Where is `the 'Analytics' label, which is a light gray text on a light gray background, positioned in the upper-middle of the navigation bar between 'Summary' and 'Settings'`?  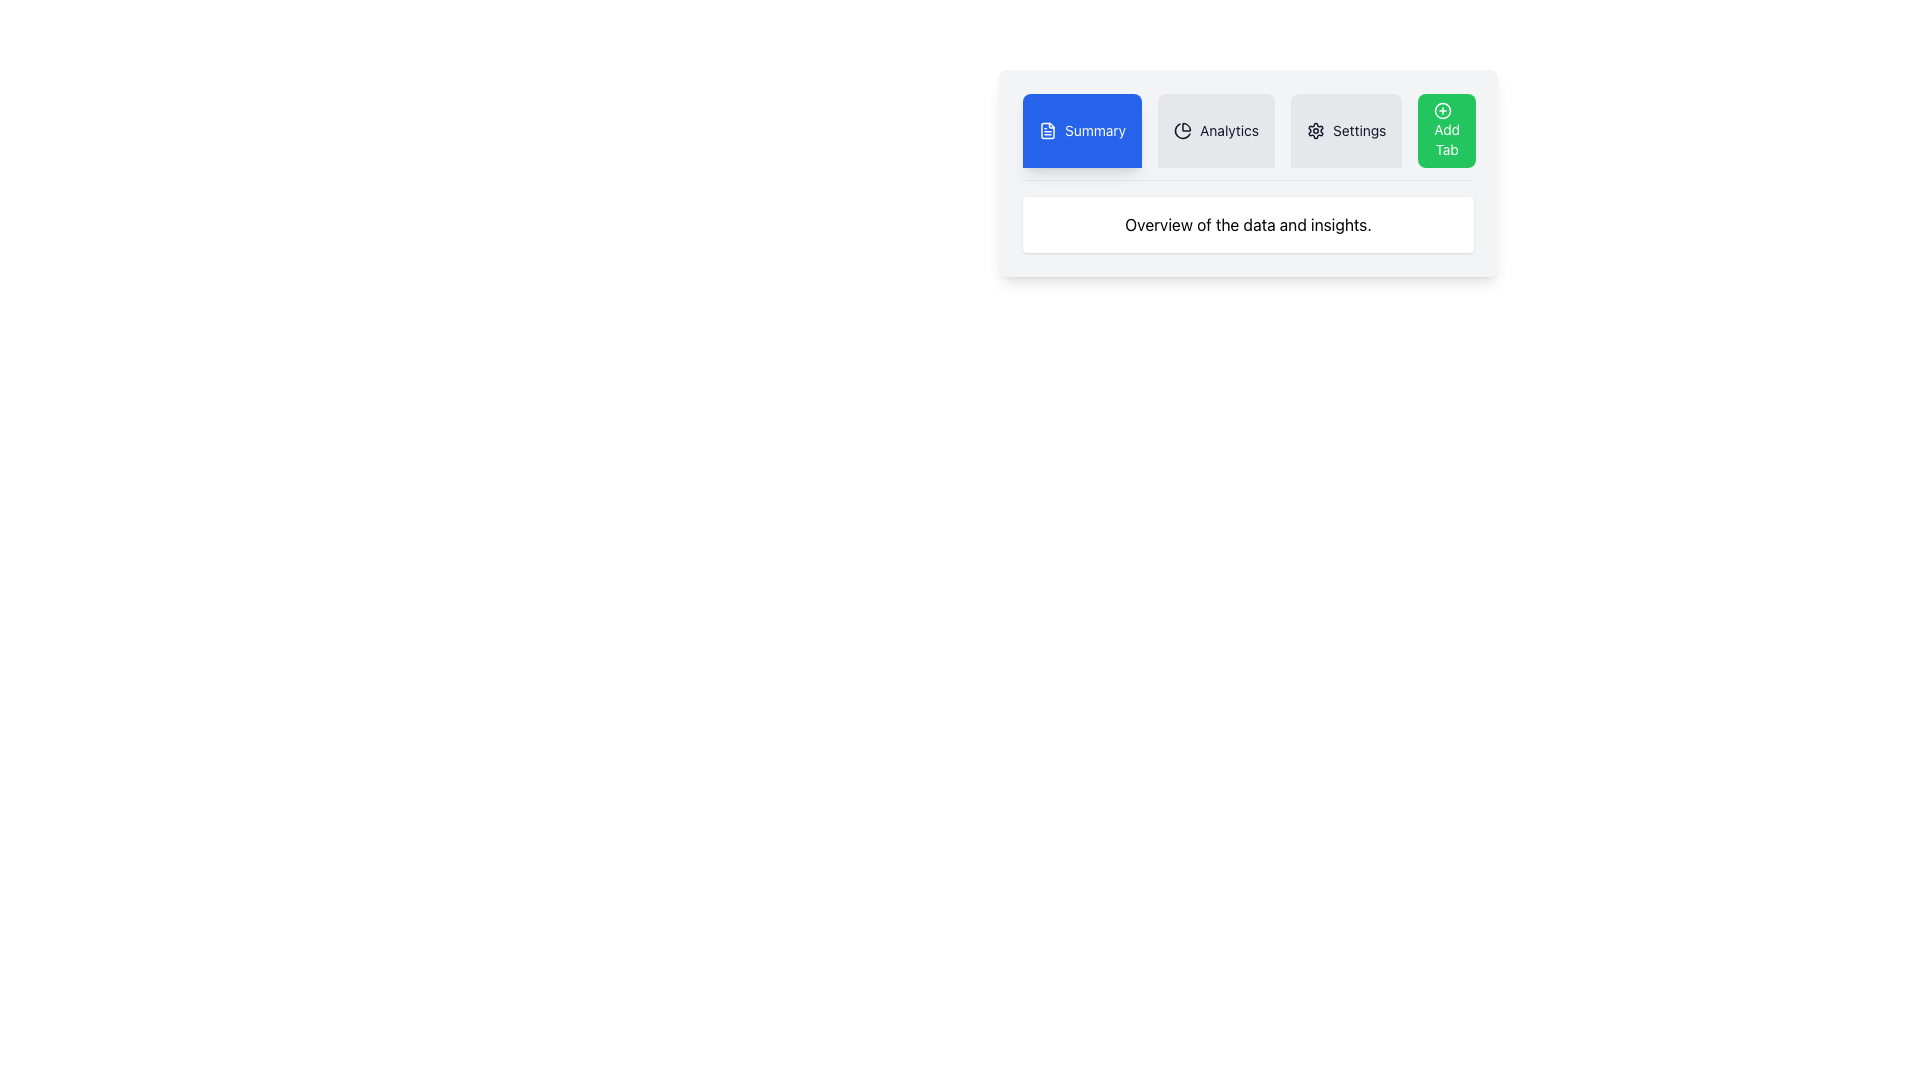
the 'Analytics' label, which is a light gray text on a light gray background, positioned in the upper-middle of the navigation bar between 'Summary' and 'Settings' is located at coordinates (1228, 131).